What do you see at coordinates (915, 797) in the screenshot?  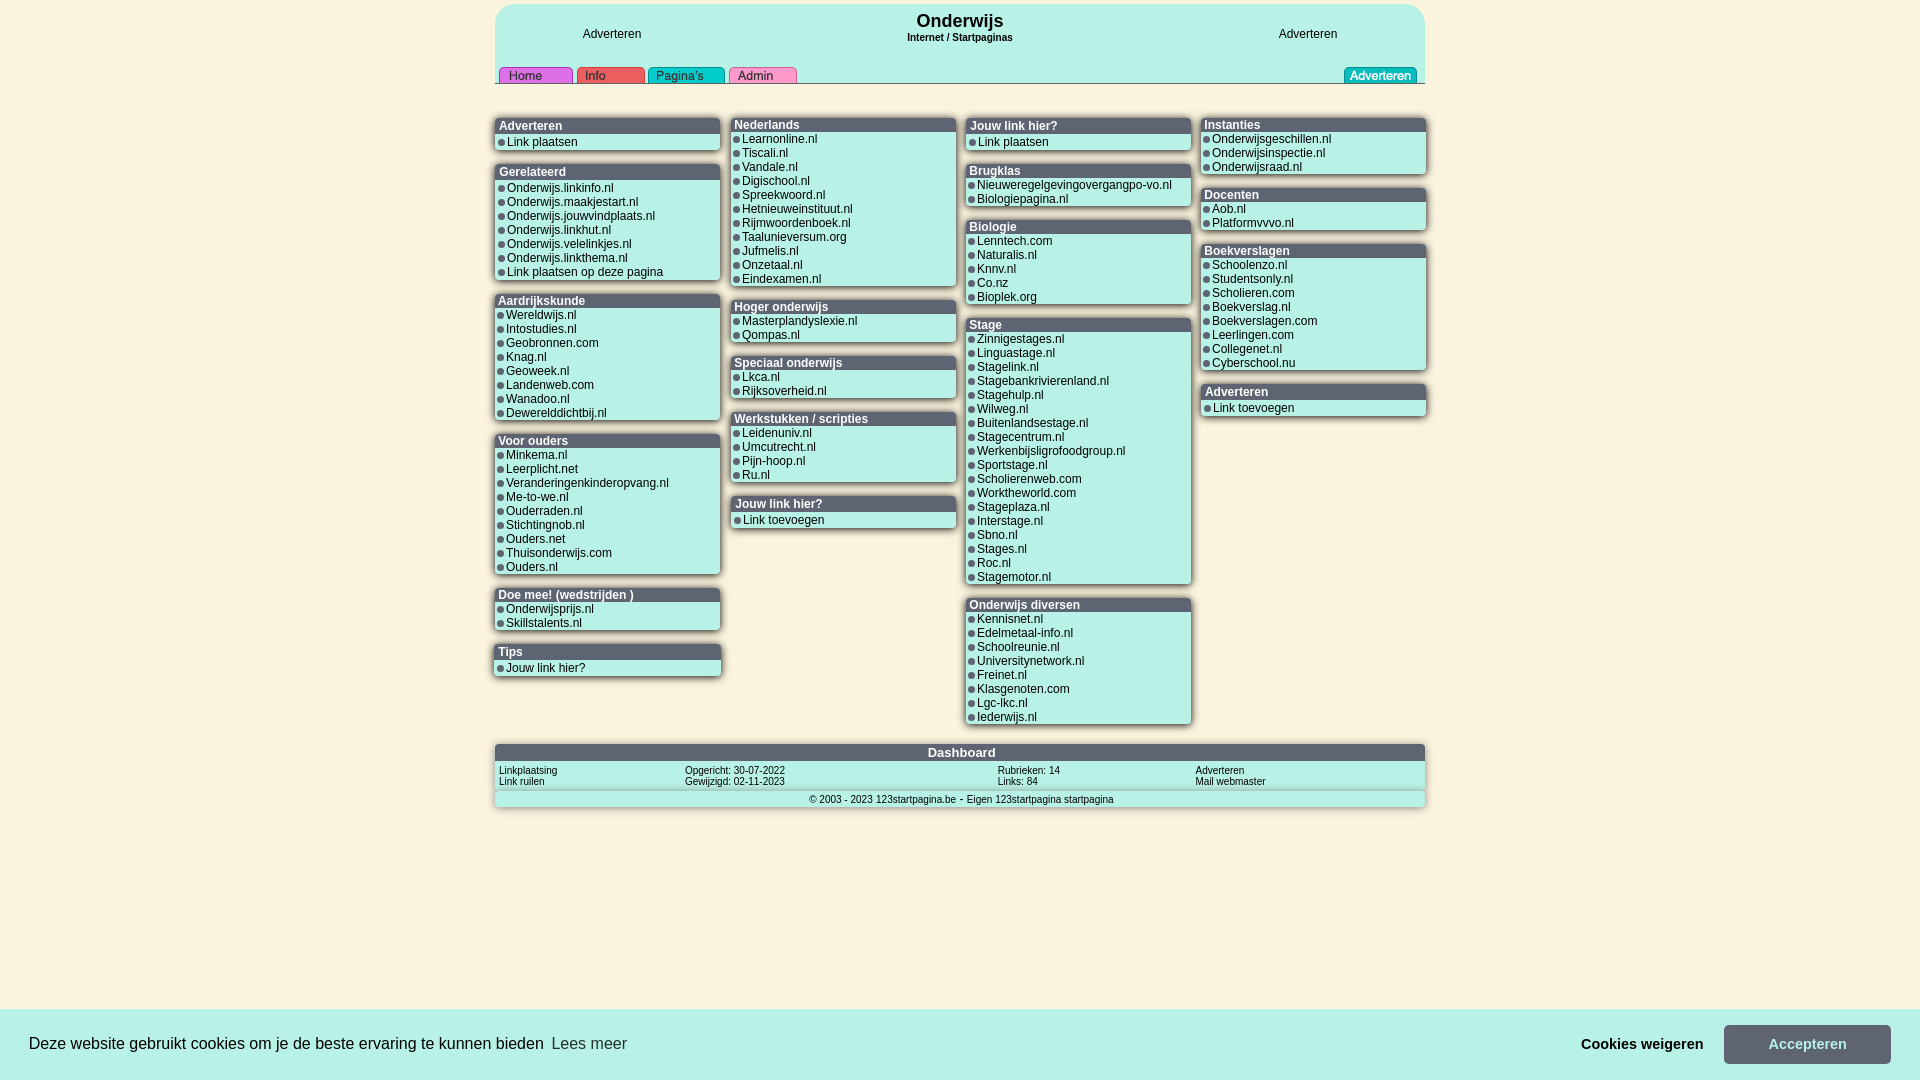 I see `'123startpagina.be'` at bounding box center [915, 797].